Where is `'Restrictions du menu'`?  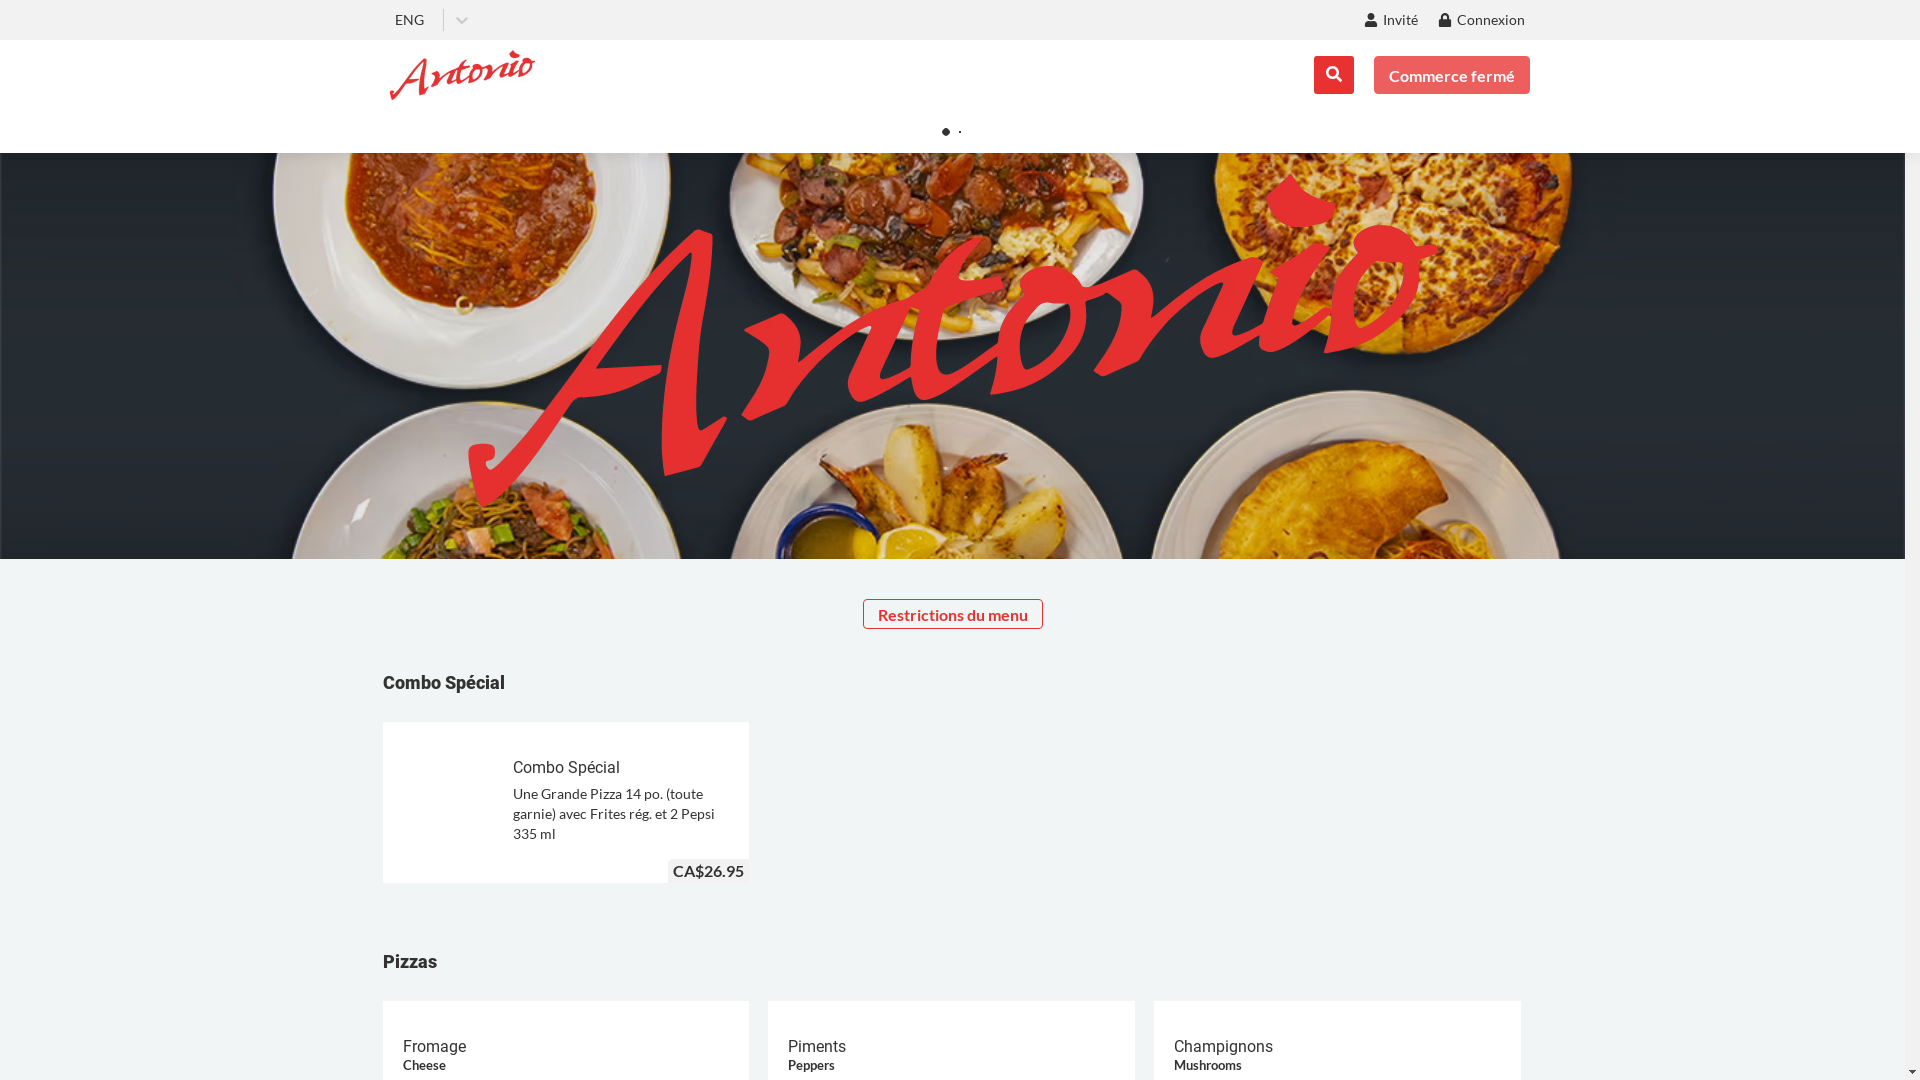
'Restrictions du menu' is located at coordinates (950, 612).